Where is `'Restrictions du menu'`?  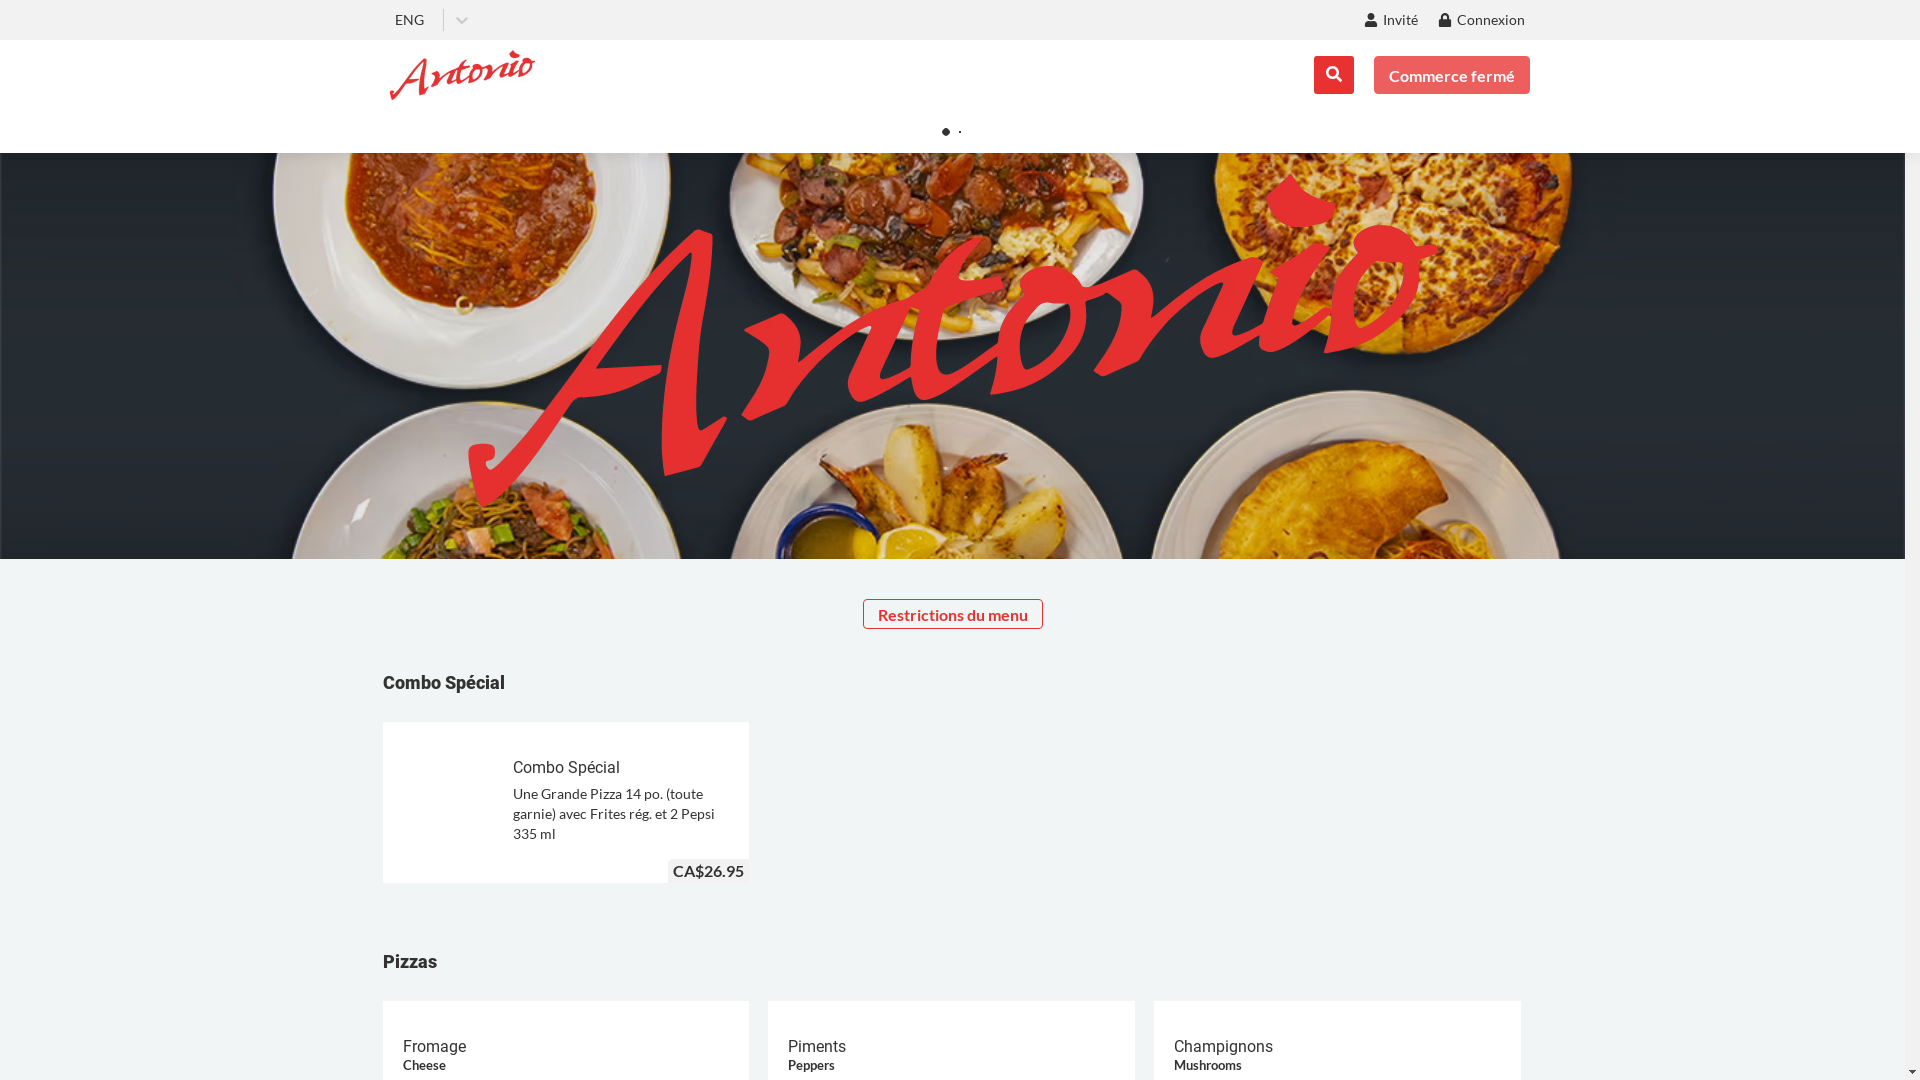
'Restrictions du menu' is located at coordinates (950, 612).